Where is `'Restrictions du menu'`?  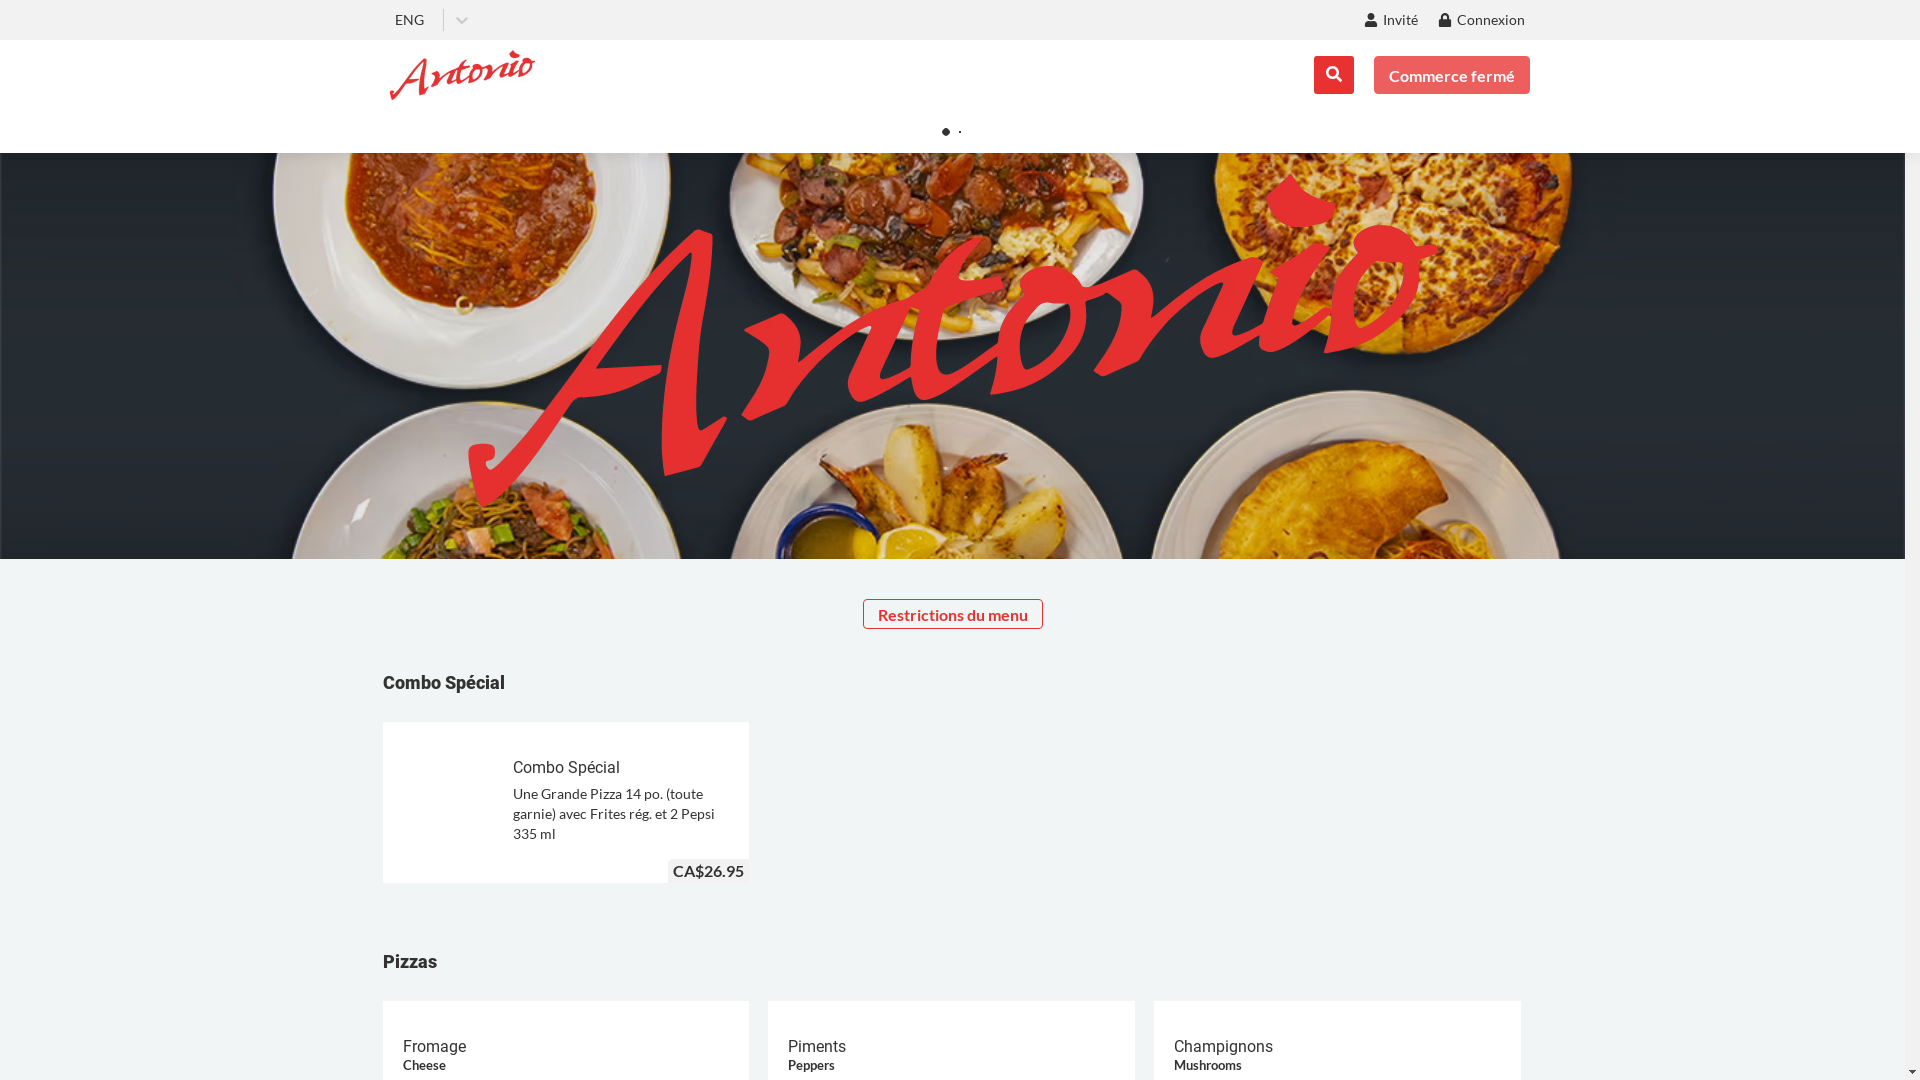
'Restrictions du menu' is located at coordinates (950, 612).